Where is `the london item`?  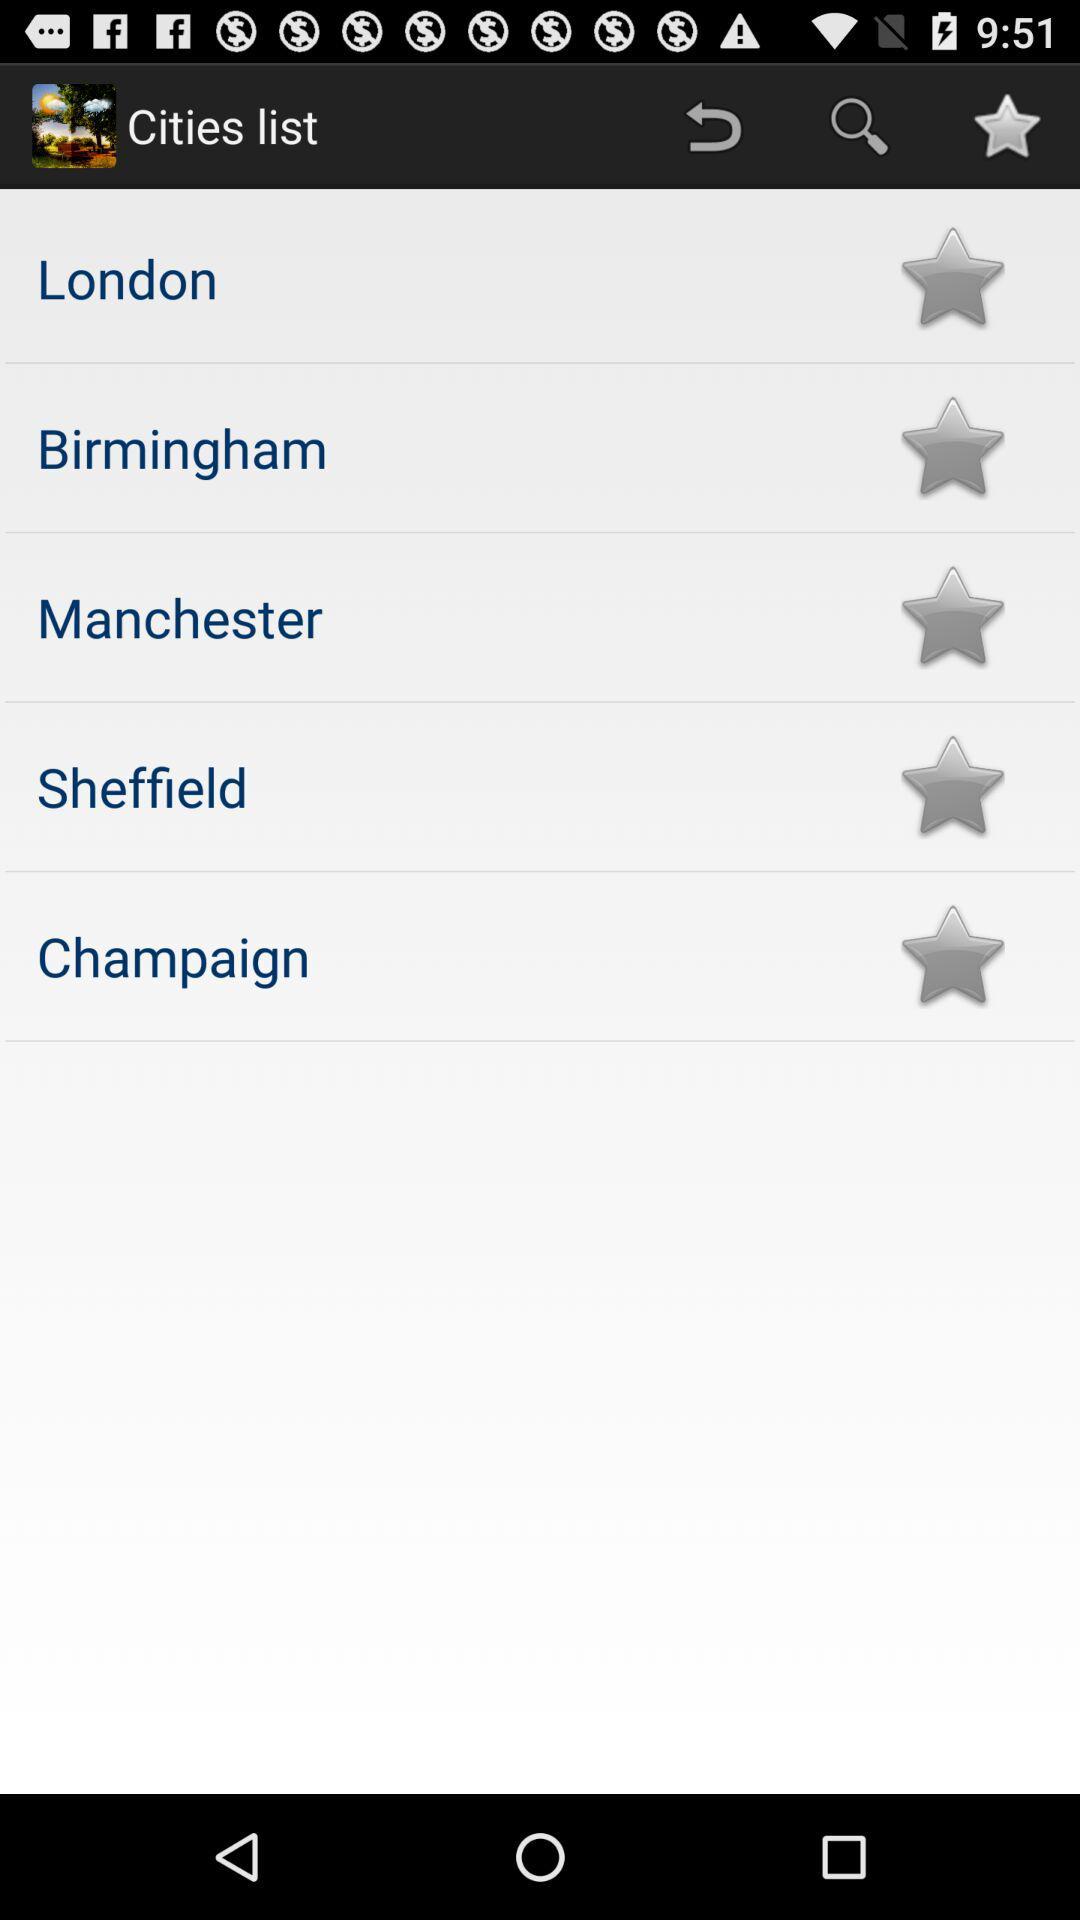 the london item is located at coordinates (448, 276).